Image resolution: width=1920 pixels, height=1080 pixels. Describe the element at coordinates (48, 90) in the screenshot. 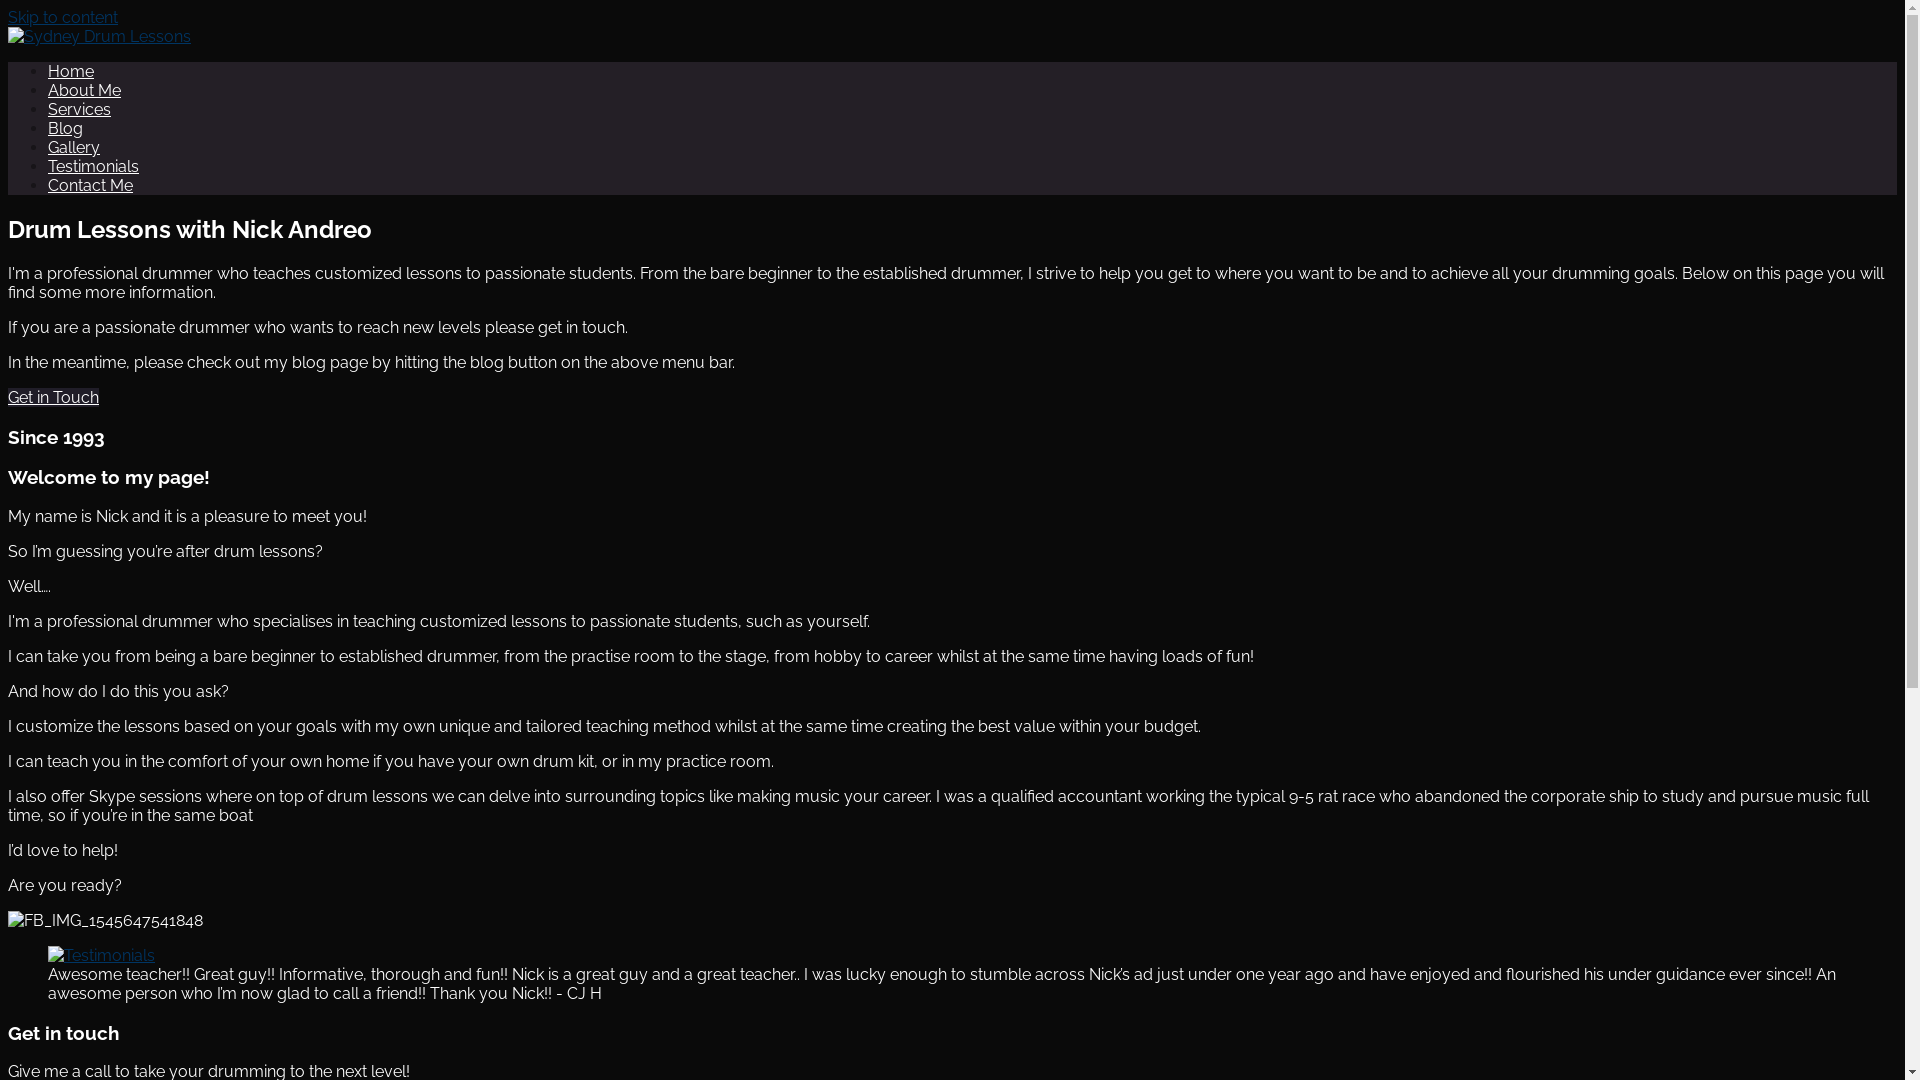

I see `'About Me'` at that location.